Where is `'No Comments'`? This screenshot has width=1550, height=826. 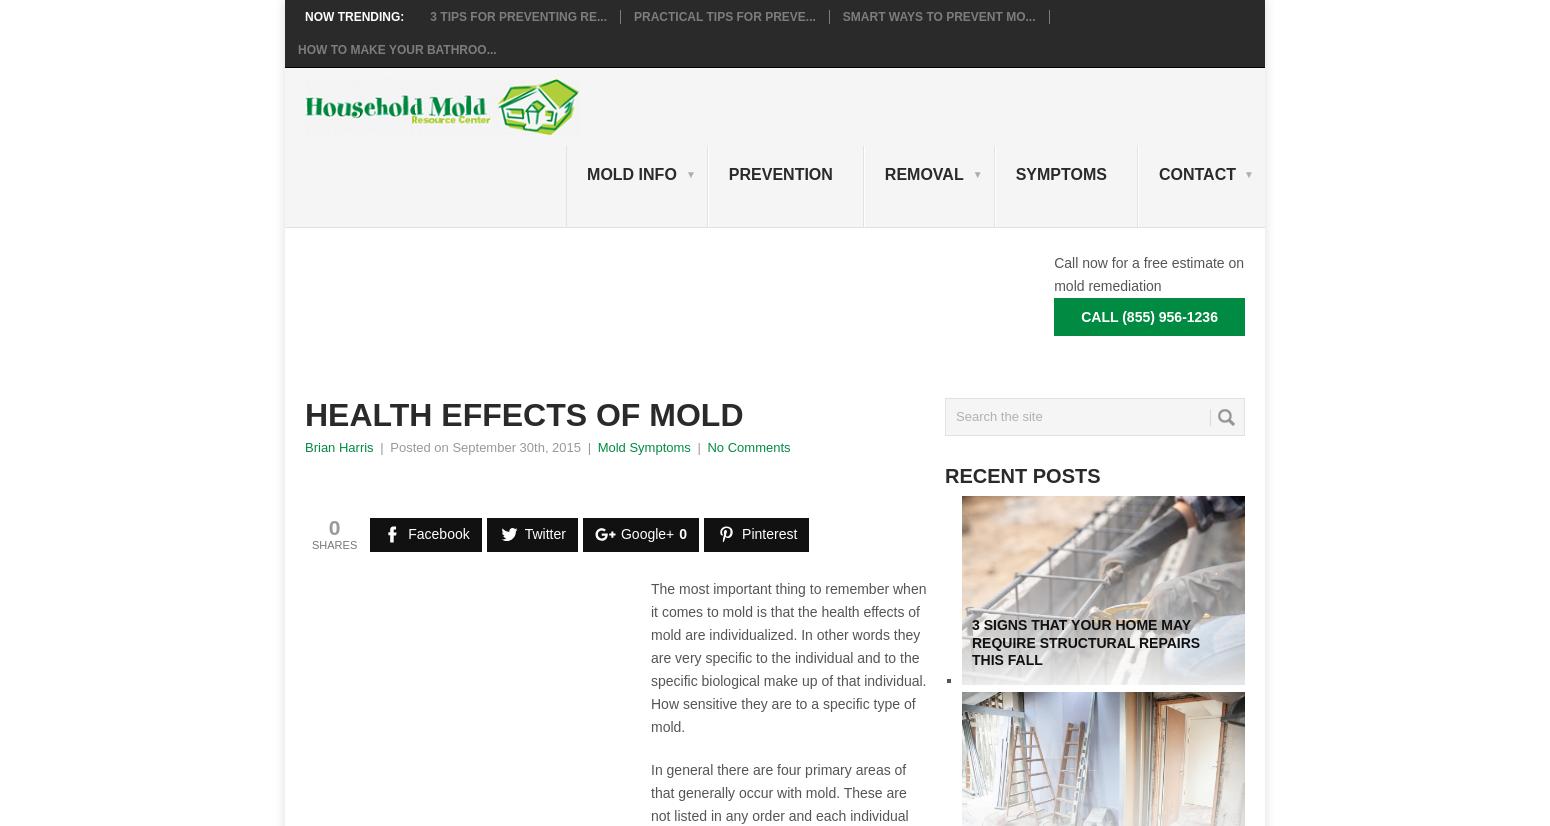
'No Comments' is located at coordinates (748, 445).